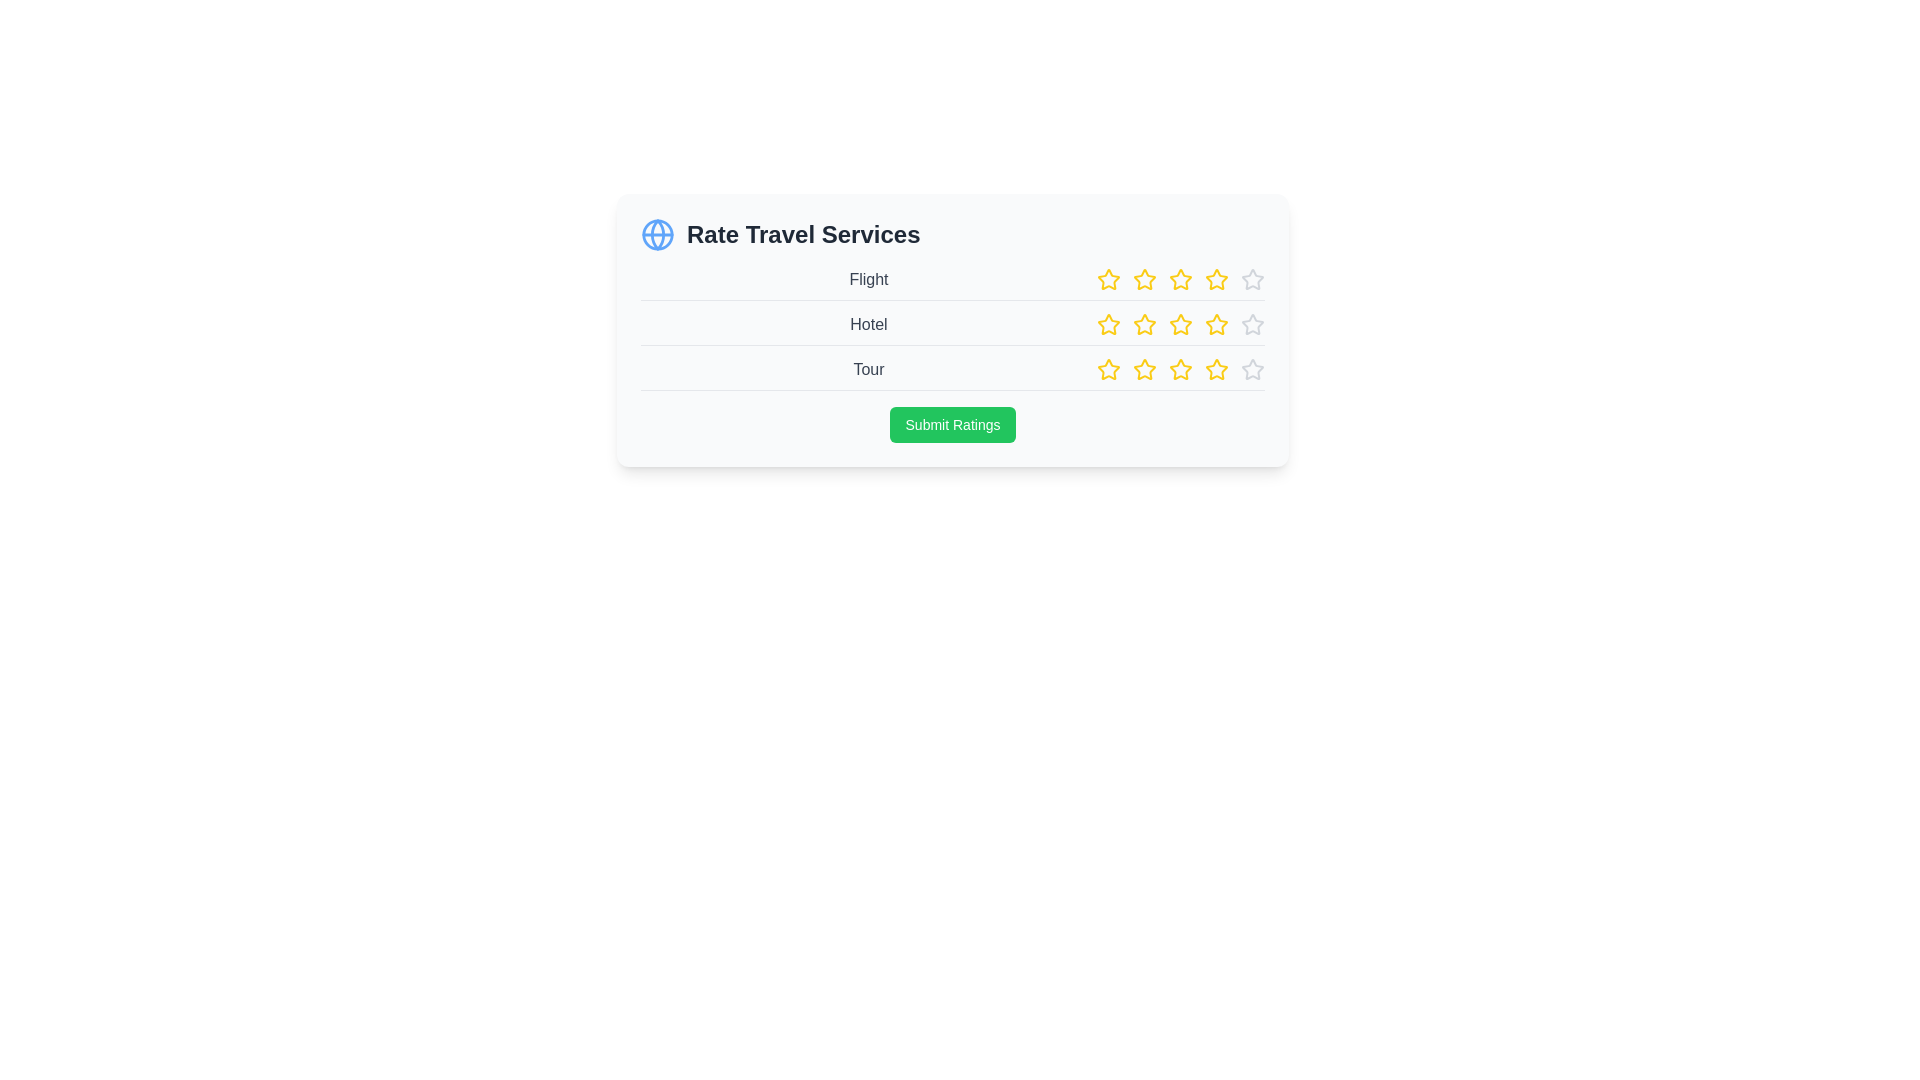 The image size is (1920, 1080). Describe the element at coordinates (952, 423) in the screenshot. I see `the green 'Submit Ratings' button located at the bottom of the ratings section` at that location.